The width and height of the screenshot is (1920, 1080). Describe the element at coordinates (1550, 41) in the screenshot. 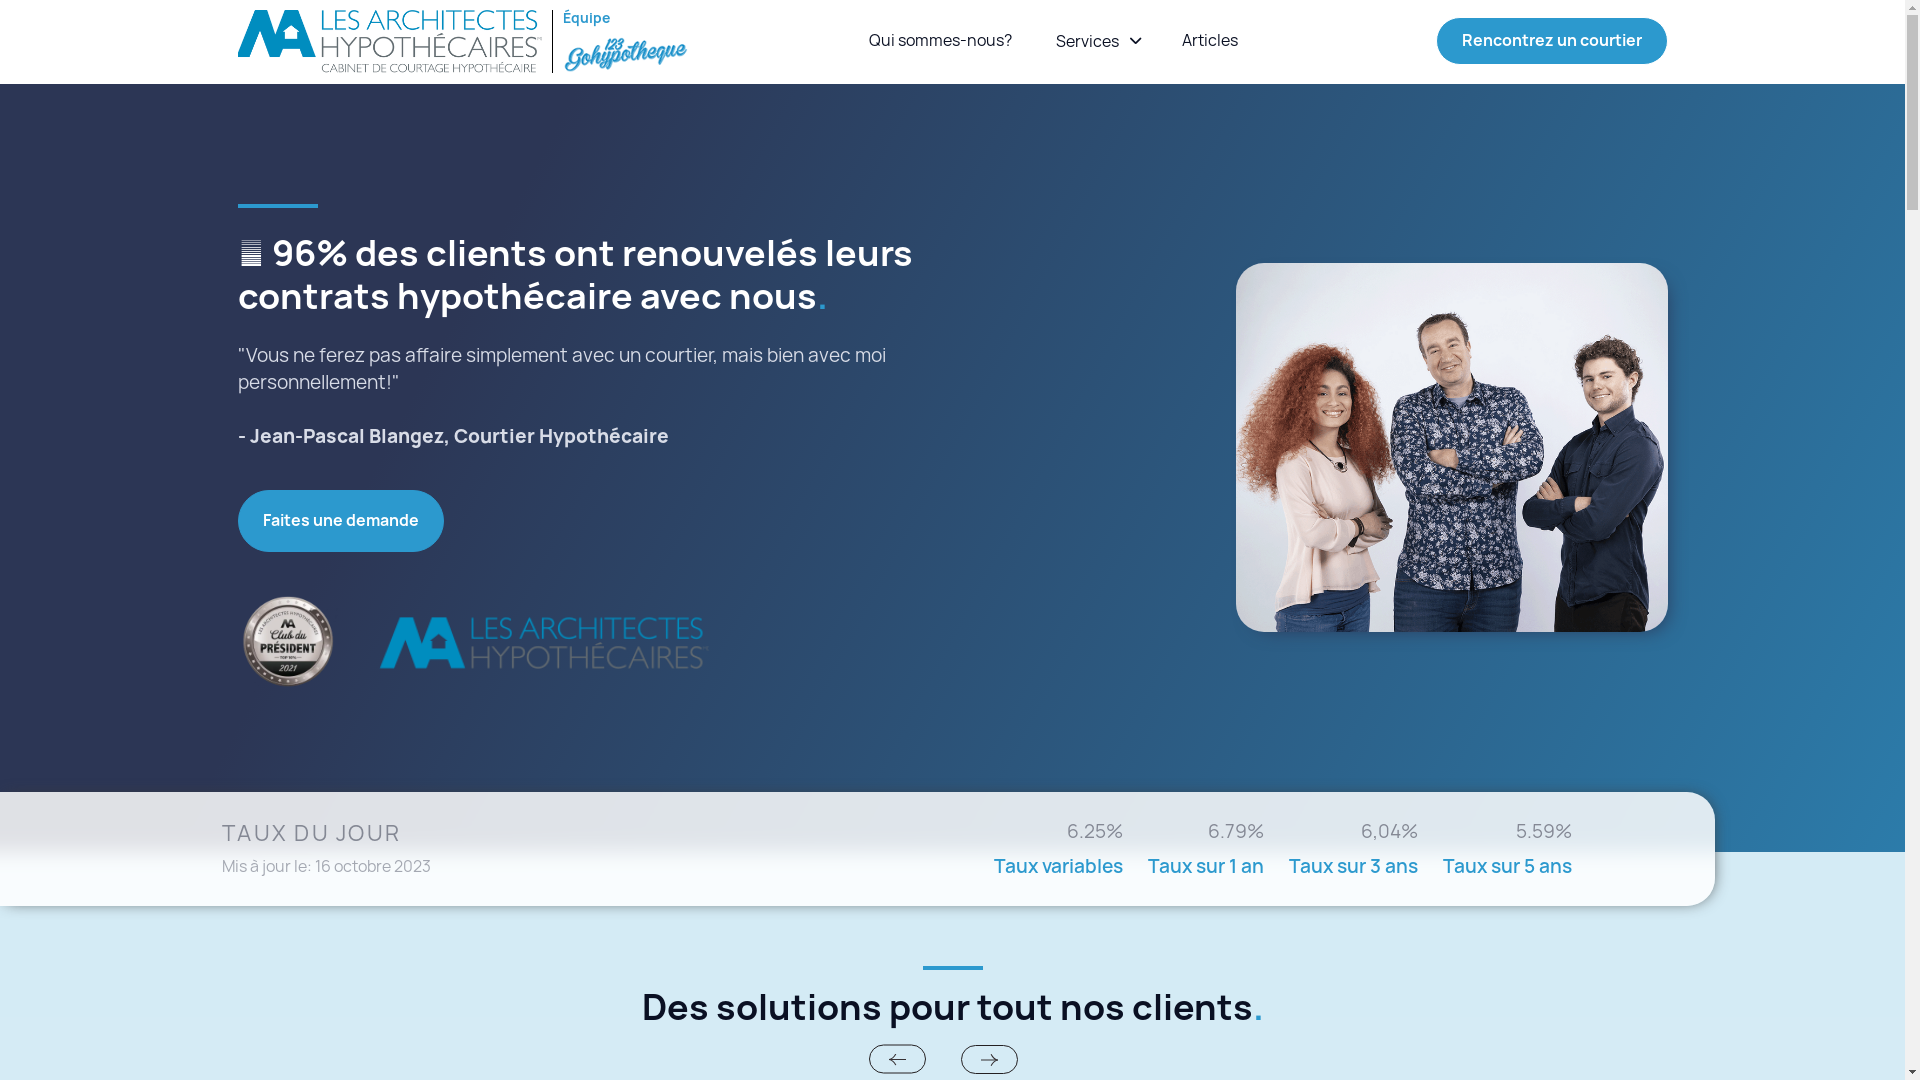

I see `'Rencontrez un courtier'` at that location.